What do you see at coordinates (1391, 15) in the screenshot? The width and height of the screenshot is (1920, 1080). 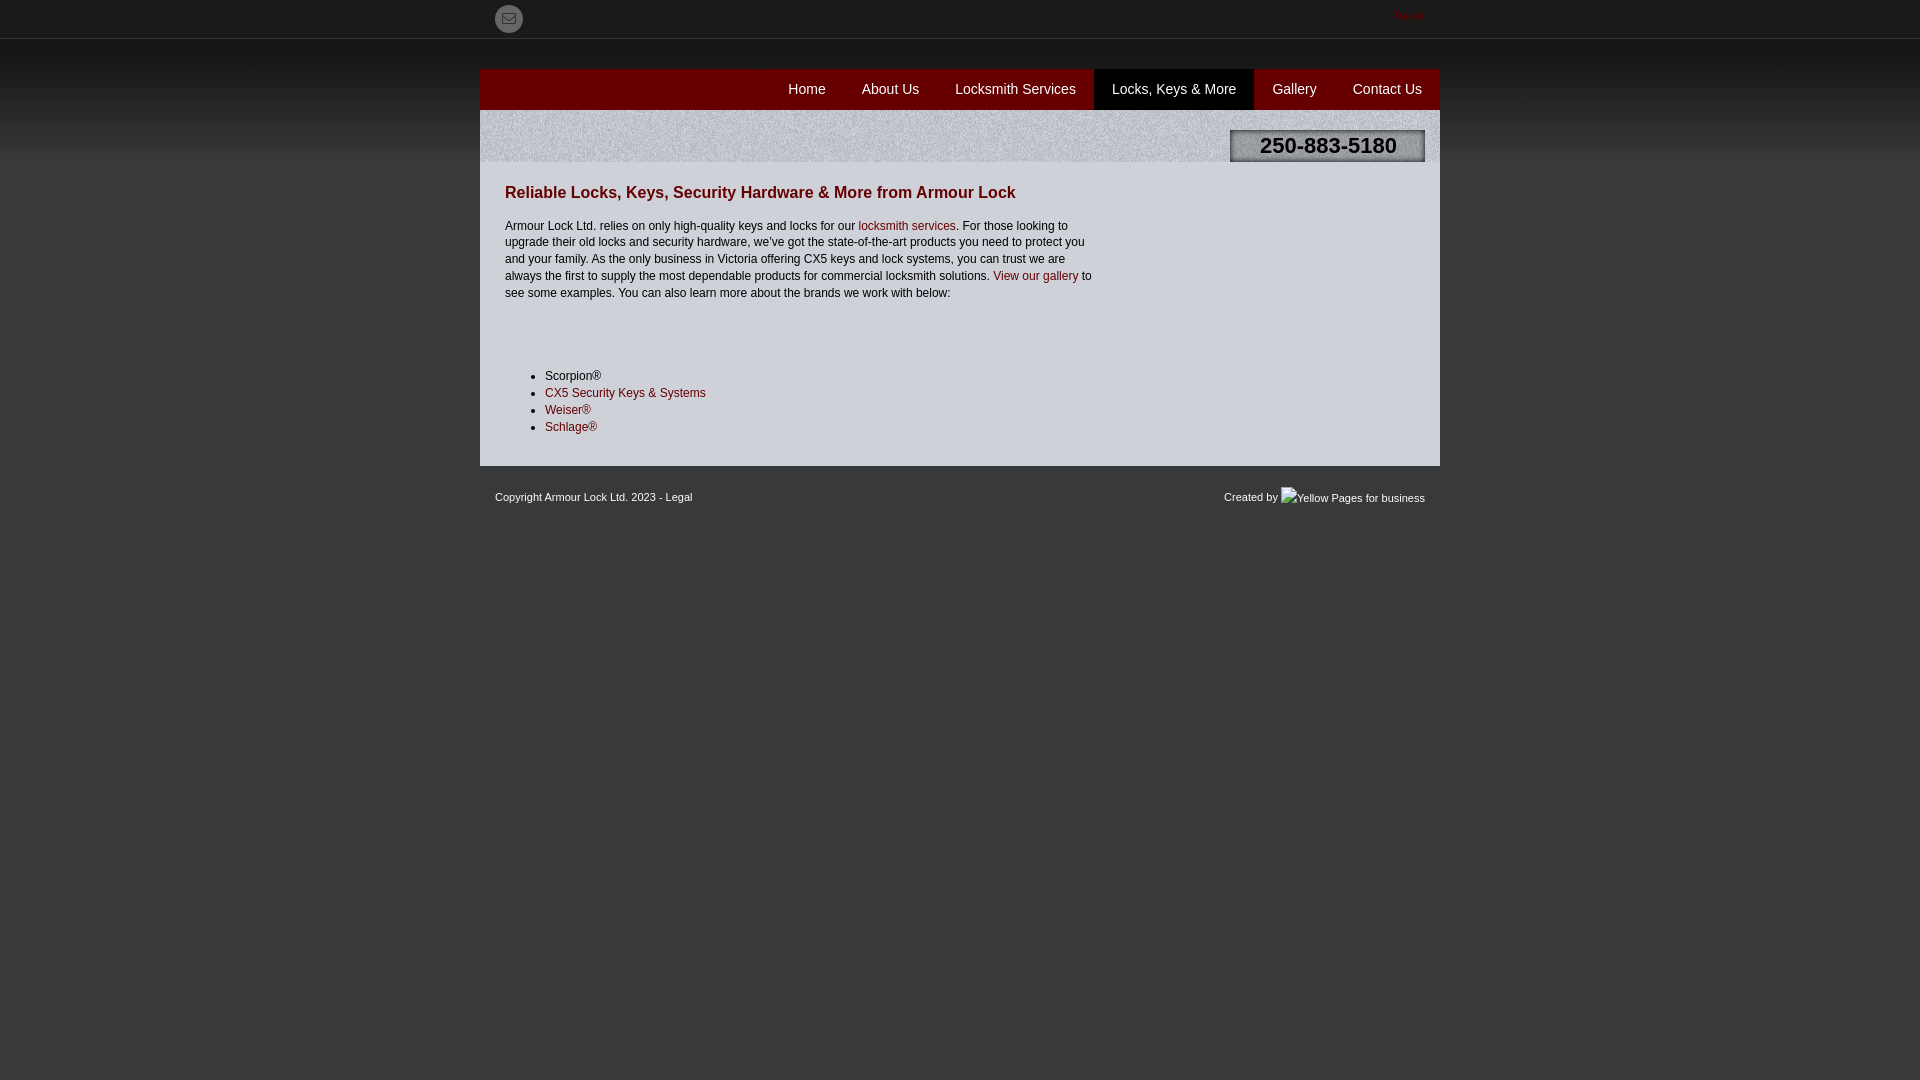 I see `'Tweet'` at bounding box center [1391, 15].